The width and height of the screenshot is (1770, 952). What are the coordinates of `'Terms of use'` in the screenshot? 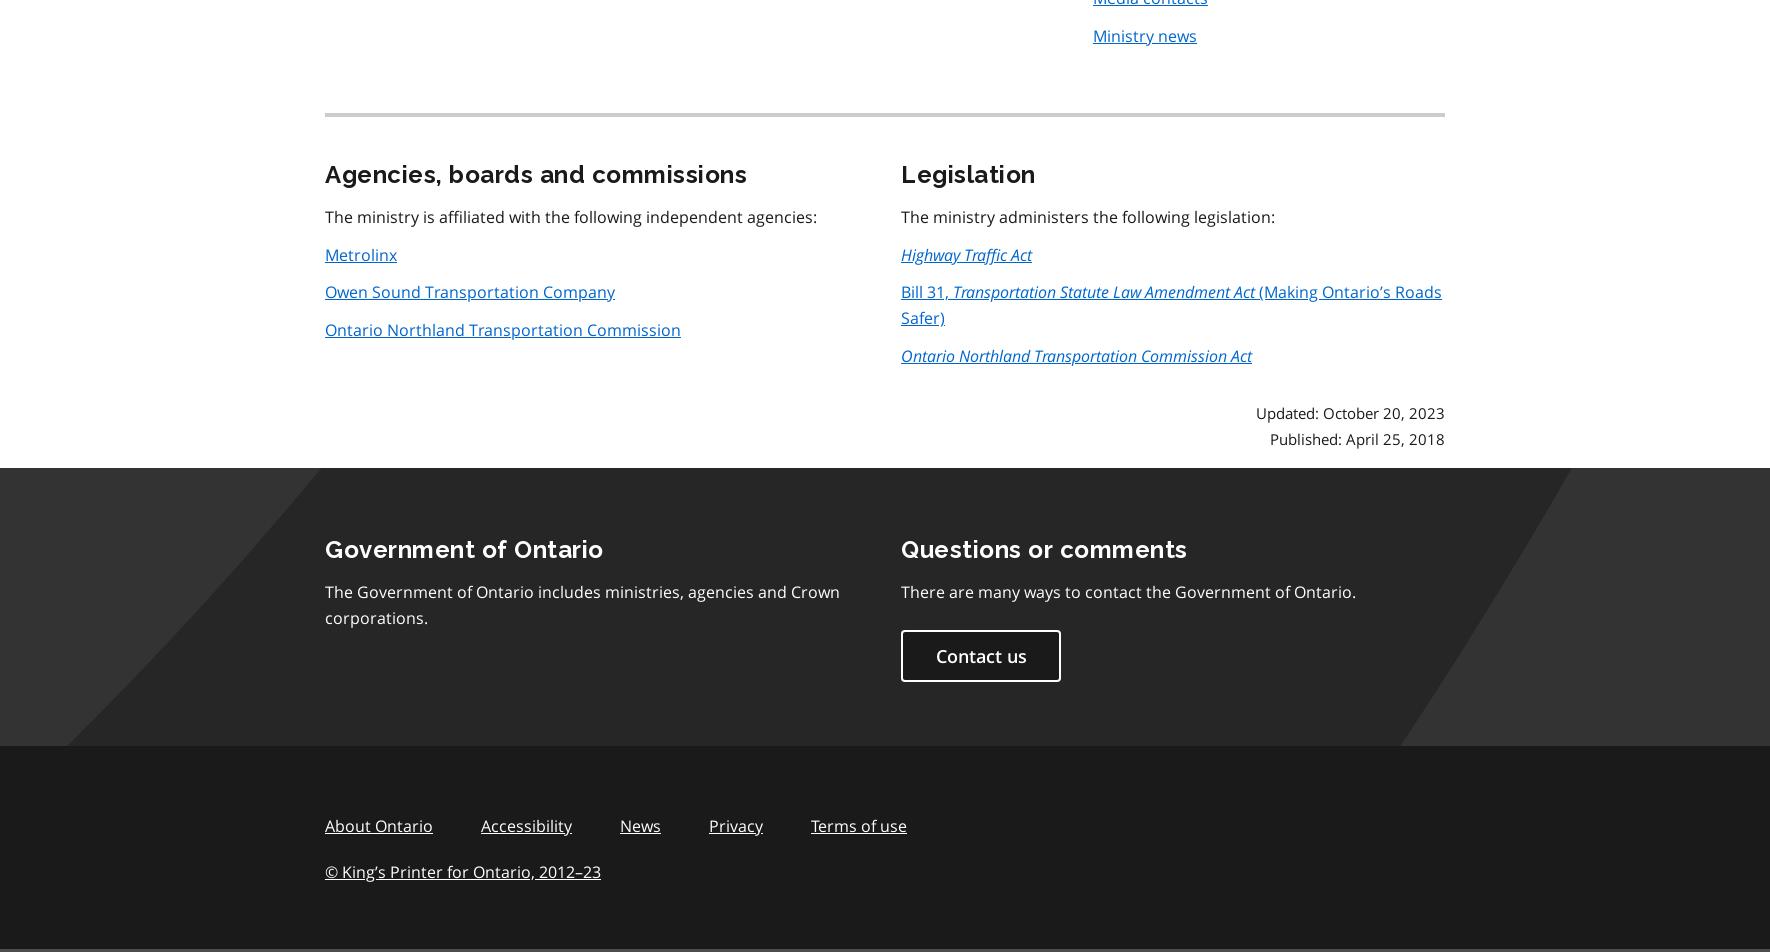 It's located at (811, 825).